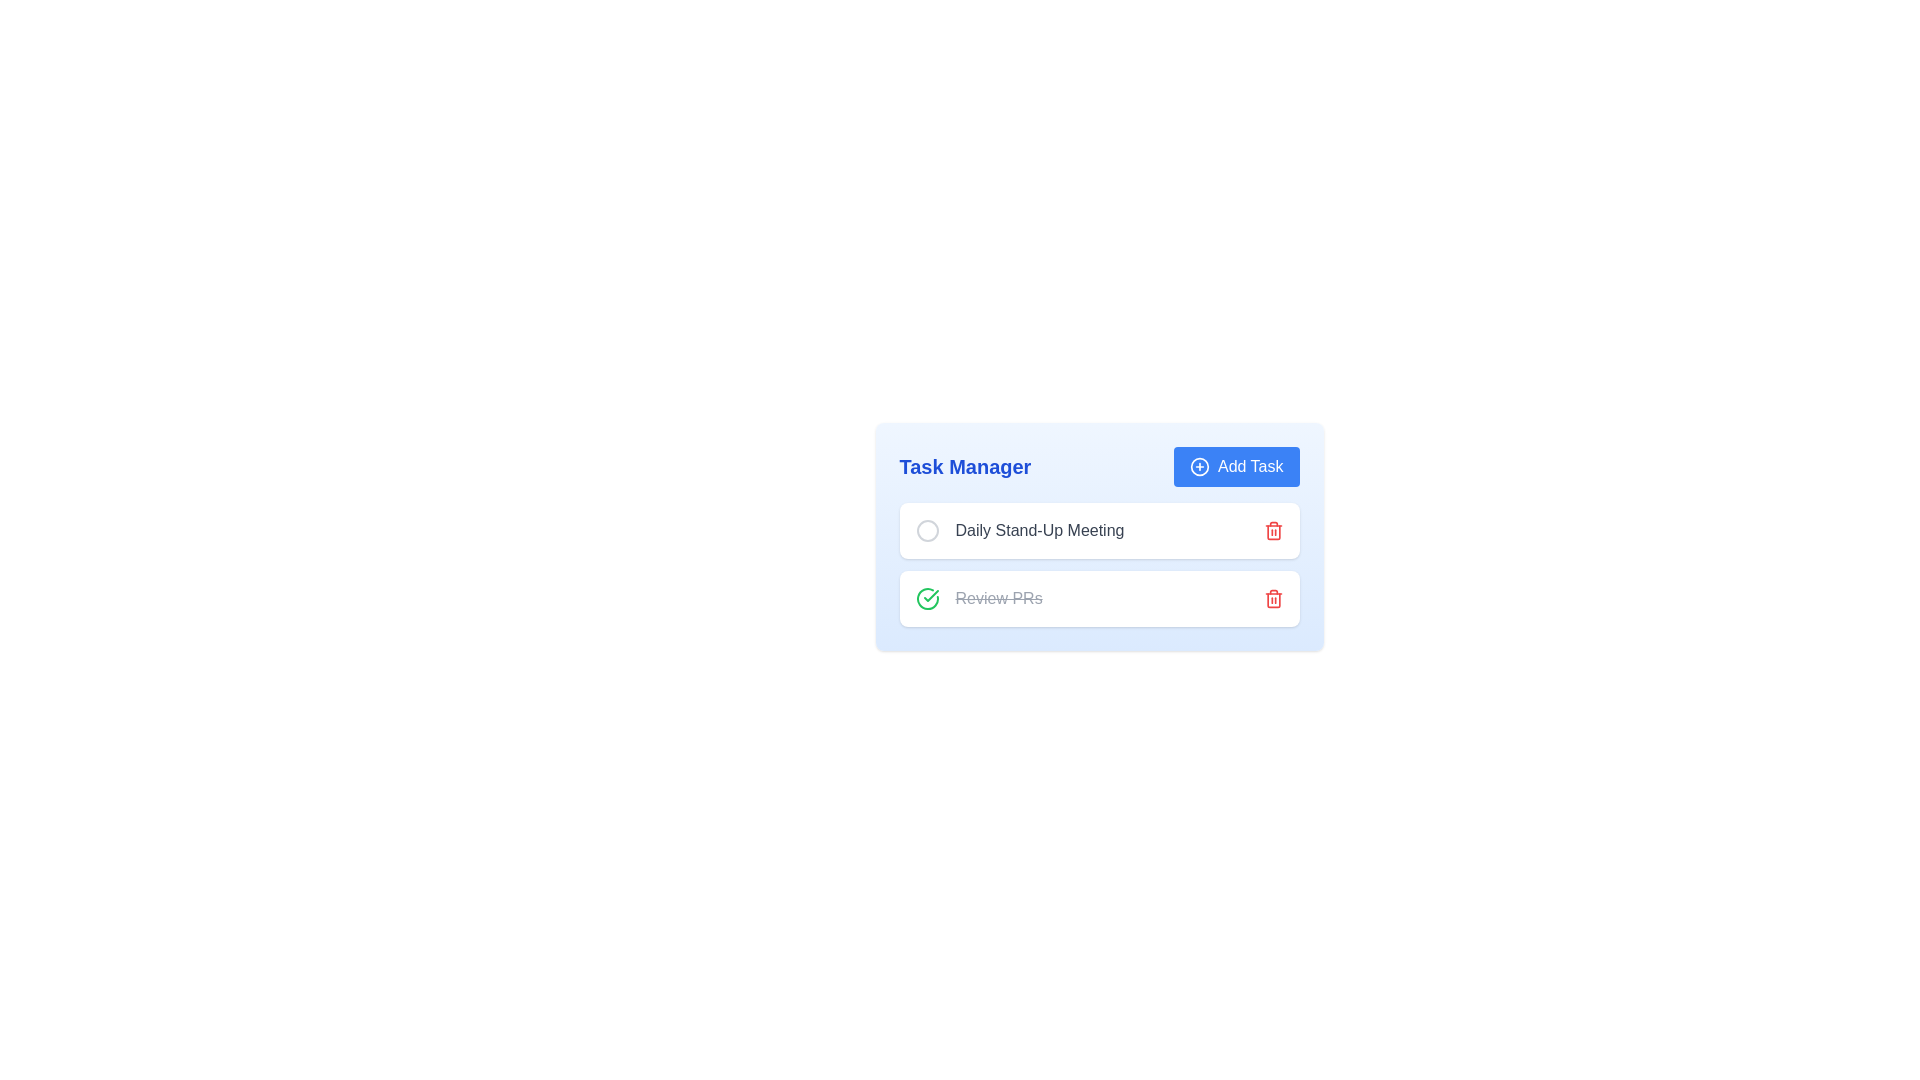 This screenshot has height=1080, width=1920. What do you see at coordinates (926, 530) in the screenshot?
I see `the SVG Circle element that serves as a visual indicator for the task titled 'Daily Stand-Up Meeting'` at bounding box center [926, 530].